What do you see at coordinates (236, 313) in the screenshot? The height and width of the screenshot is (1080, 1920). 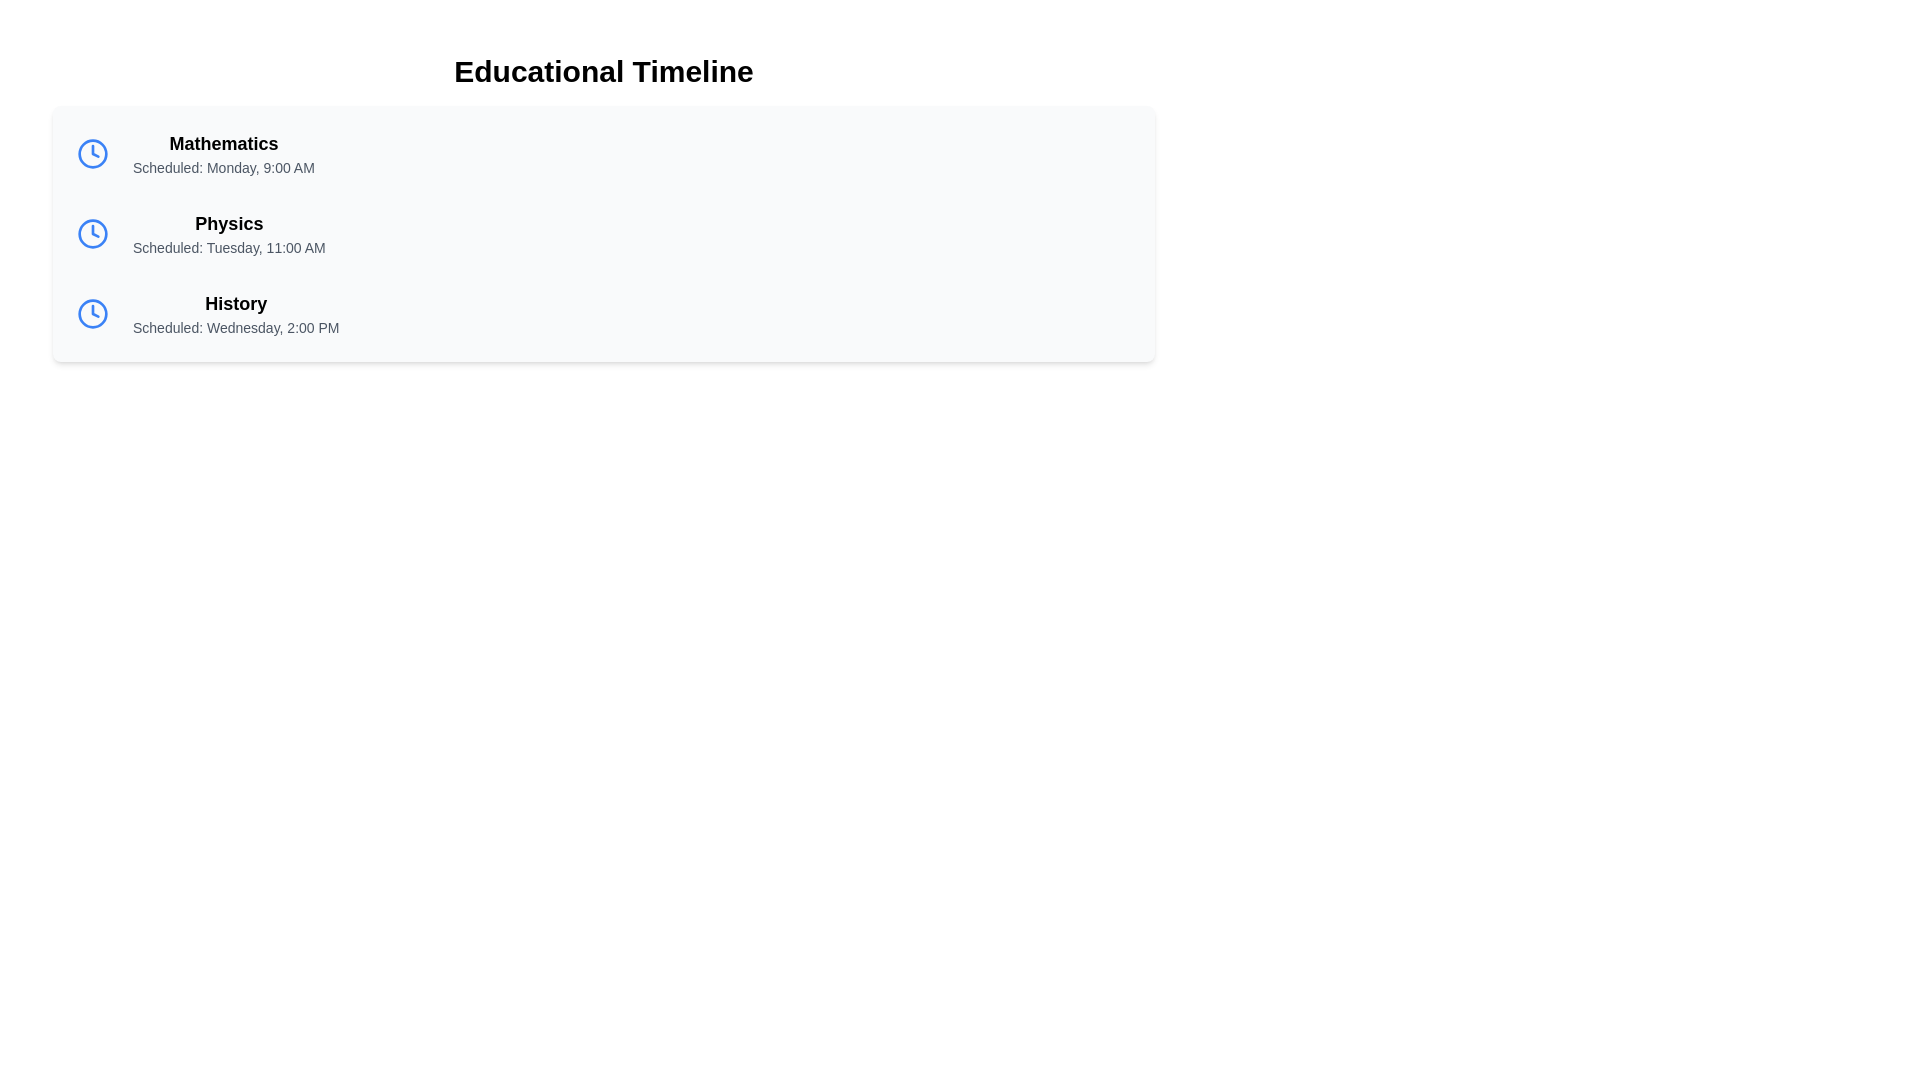 I see `information presented in the 'History' text label group, which includes the heading 'History' and the subtext 'Scheduled: Wednesday, 2:00 PM.'` at bounding box center [236, 313].